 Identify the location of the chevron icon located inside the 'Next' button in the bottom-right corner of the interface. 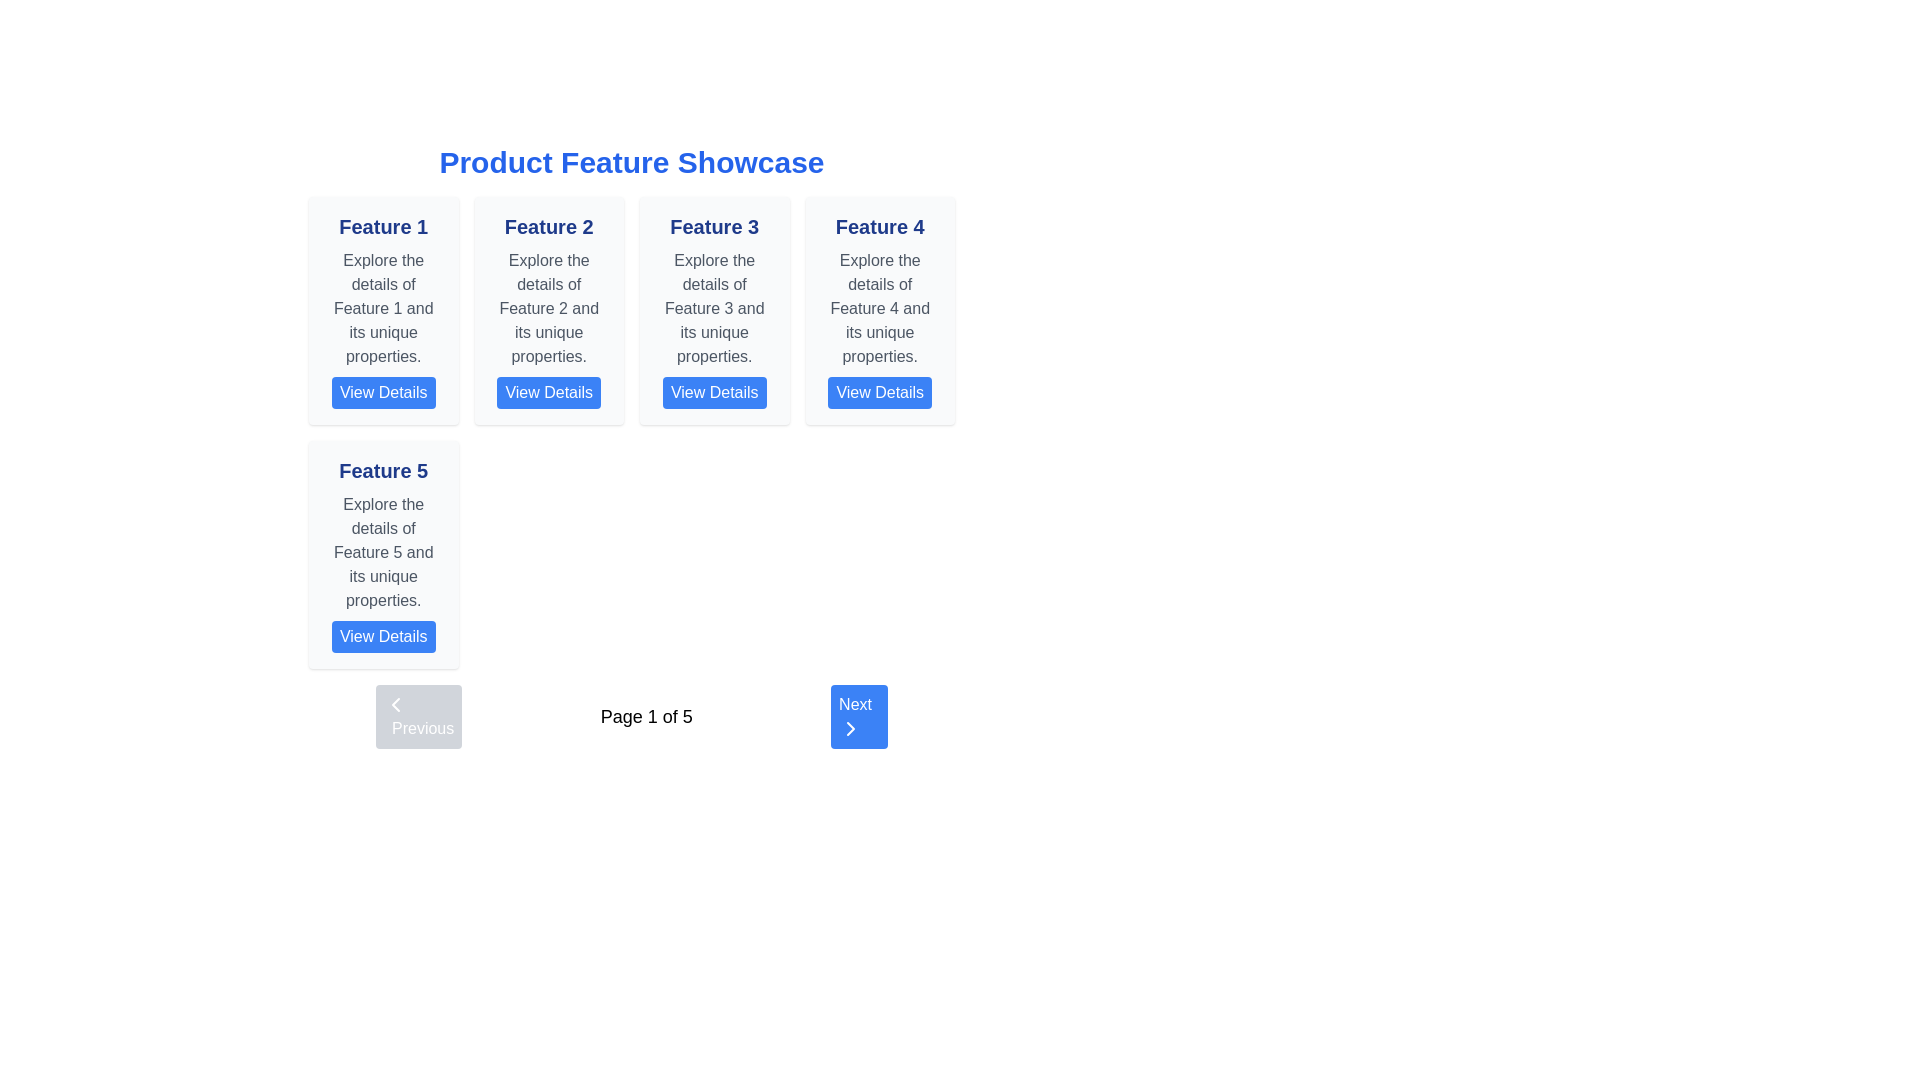
(851, 729).